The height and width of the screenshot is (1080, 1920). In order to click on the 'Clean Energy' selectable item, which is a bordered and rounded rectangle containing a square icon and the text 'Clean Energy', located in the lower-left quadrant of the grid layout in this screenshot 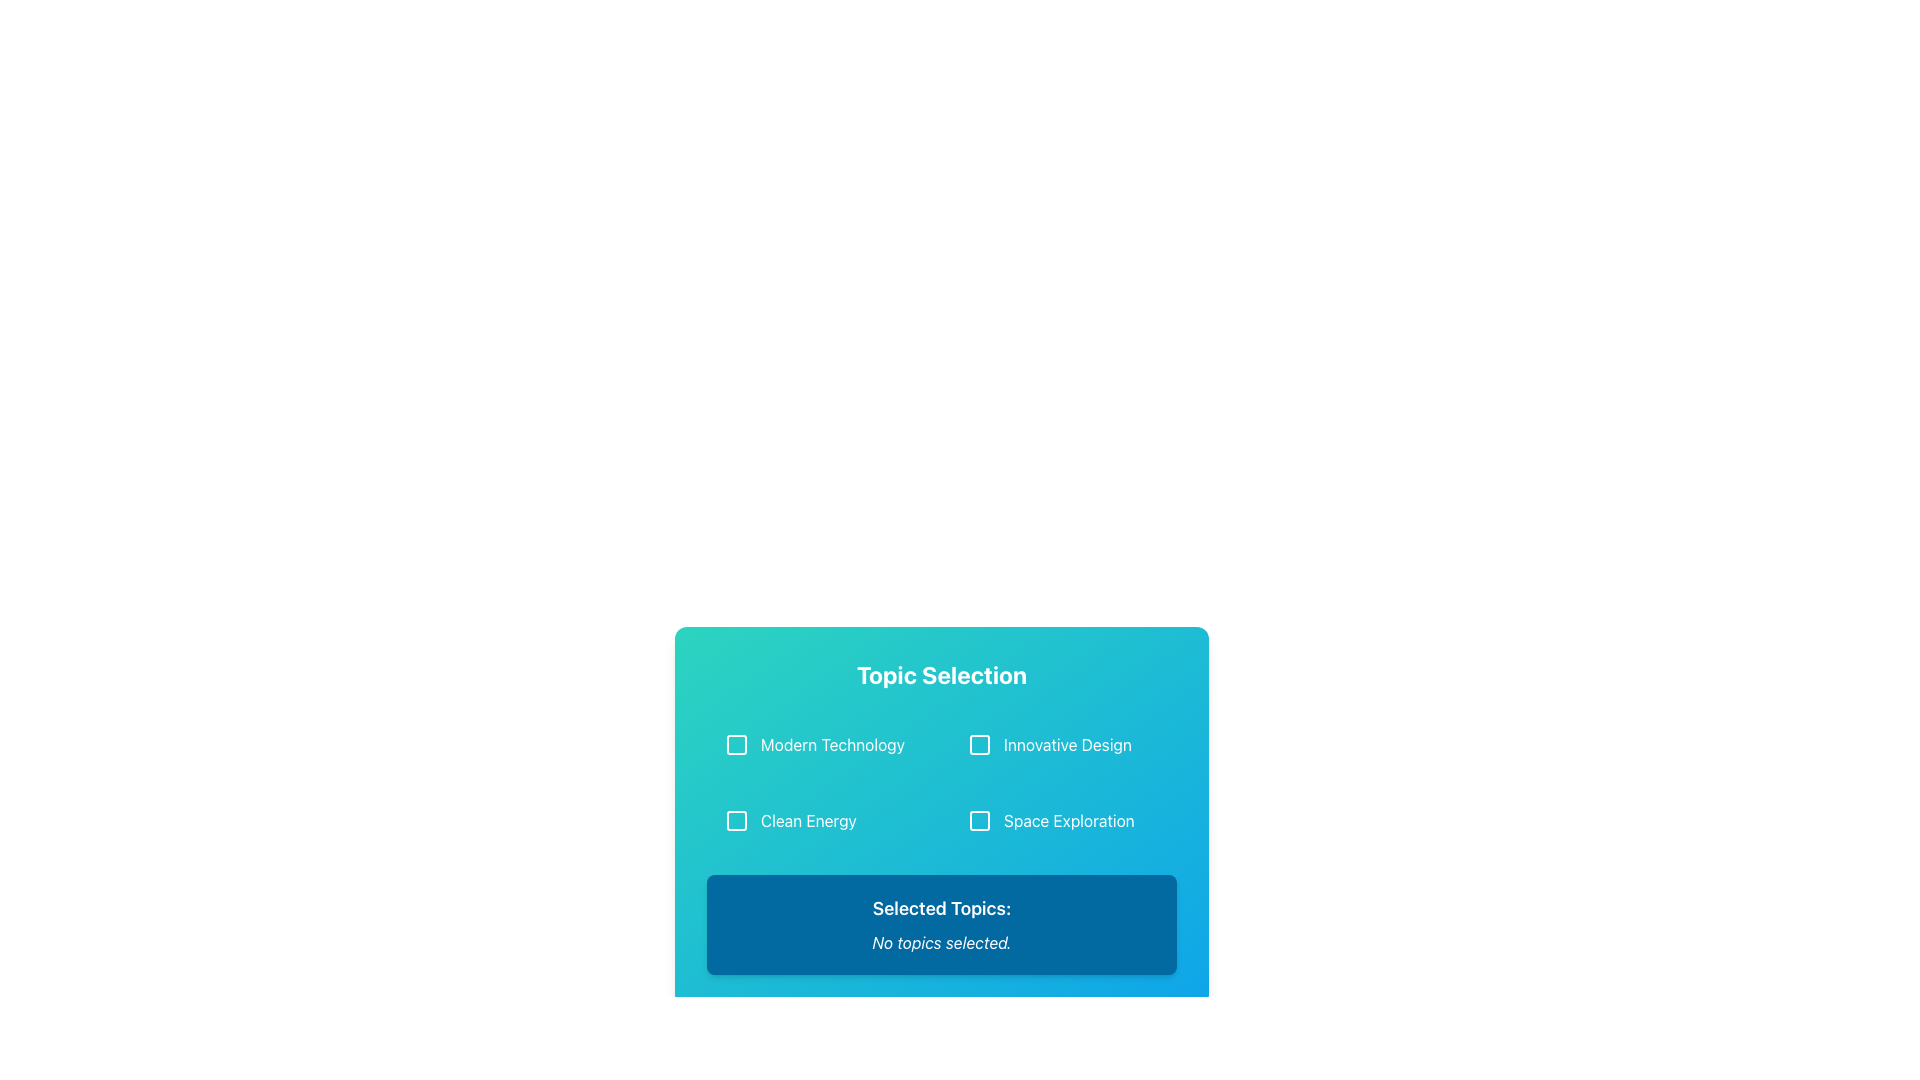, I will do `click(820, 821)`.